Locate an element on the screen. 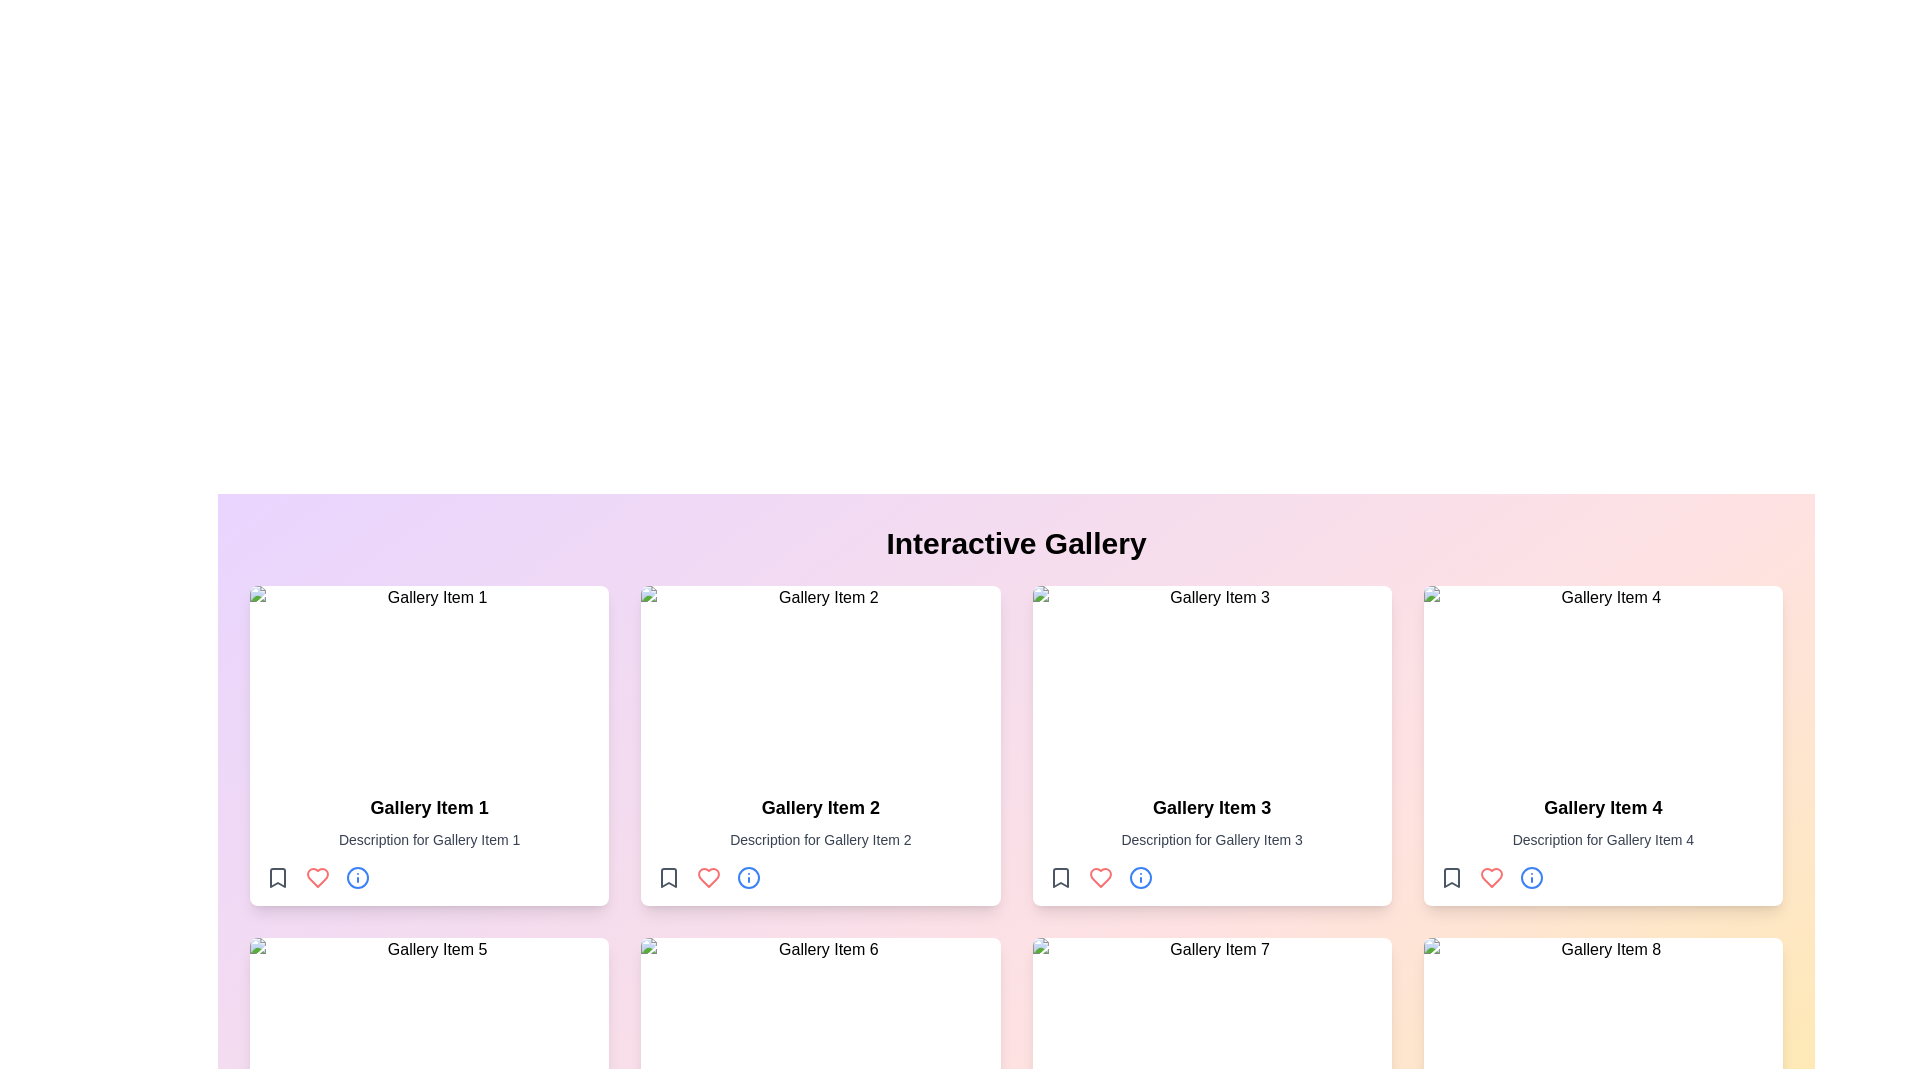 Image resolution: width=1920 pixels, height=1080 pixels. the bookmark icon located below 'Gallery Item 4' and to the left of the heart-shaped icon in the item card's footer is located at coordinates (1451, 877).